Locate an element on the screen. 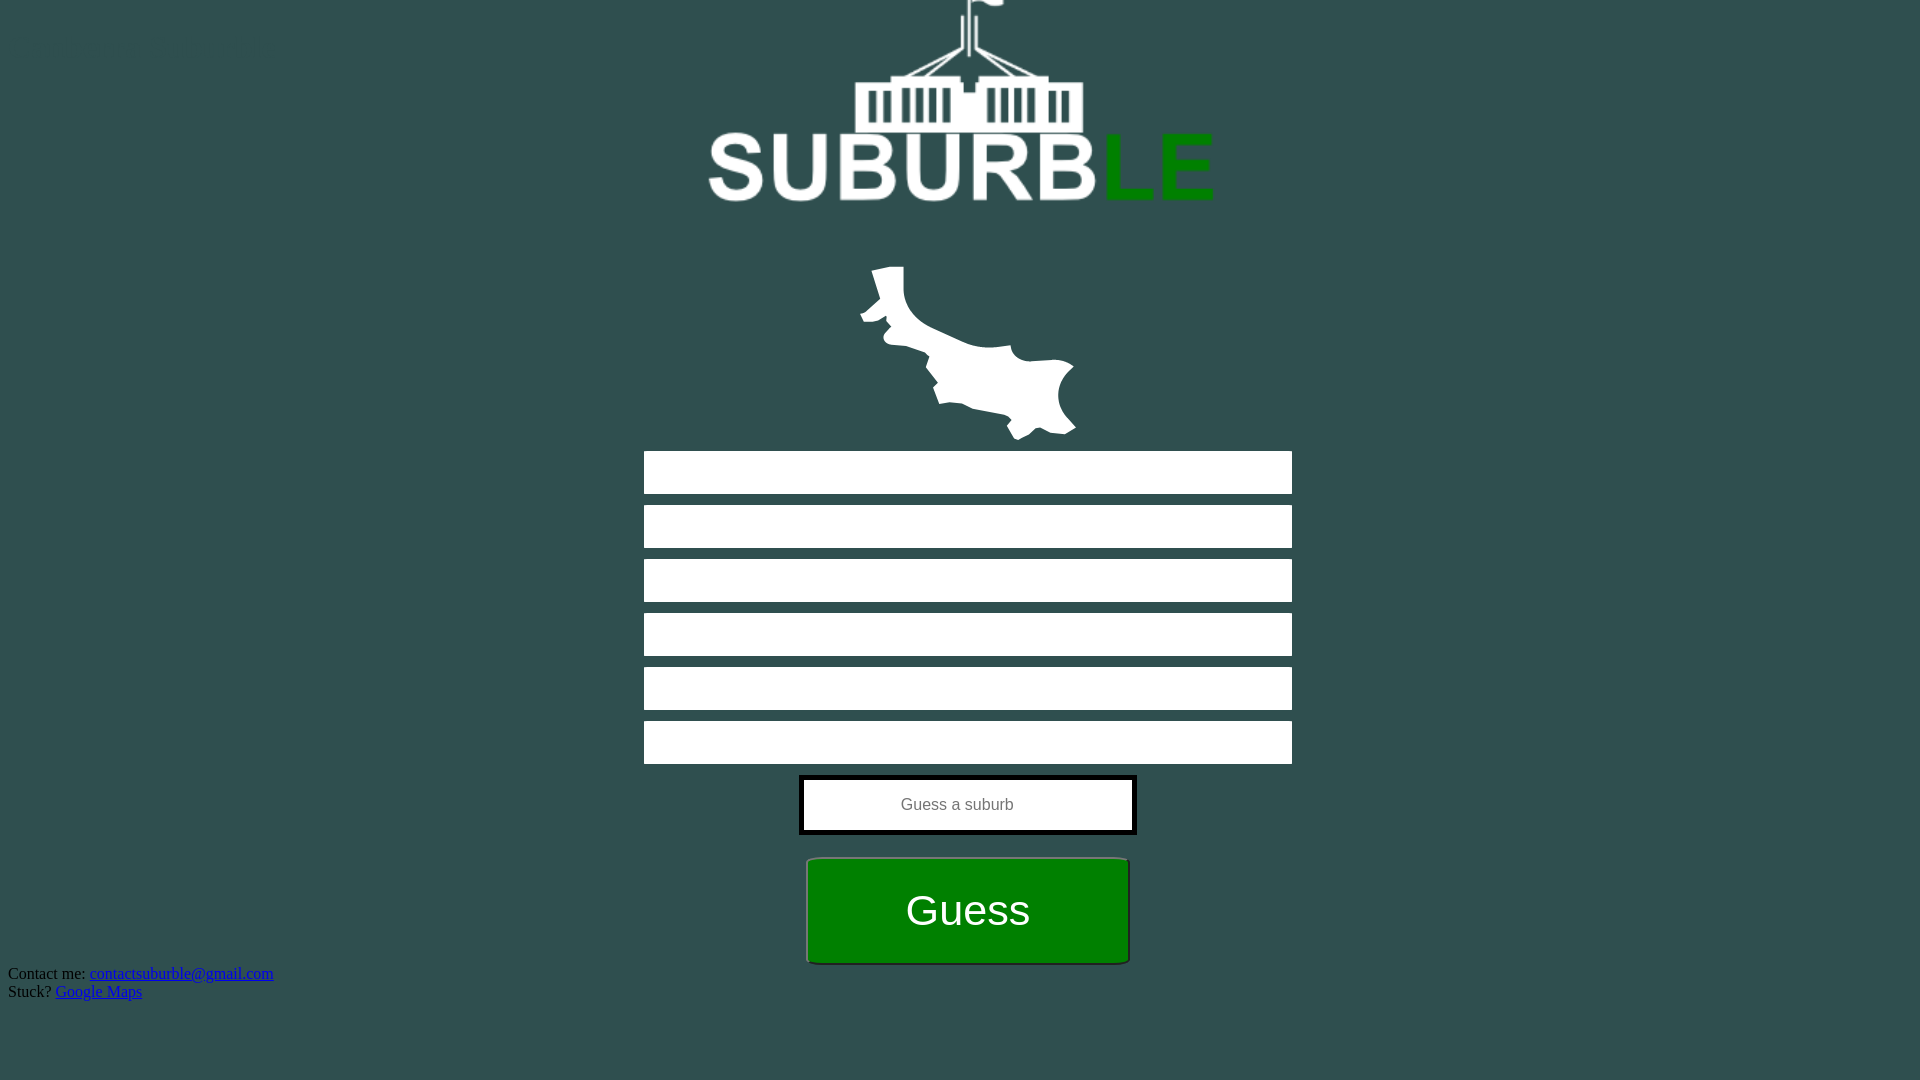  'Google Maps' is located at coordinates (98, 991).